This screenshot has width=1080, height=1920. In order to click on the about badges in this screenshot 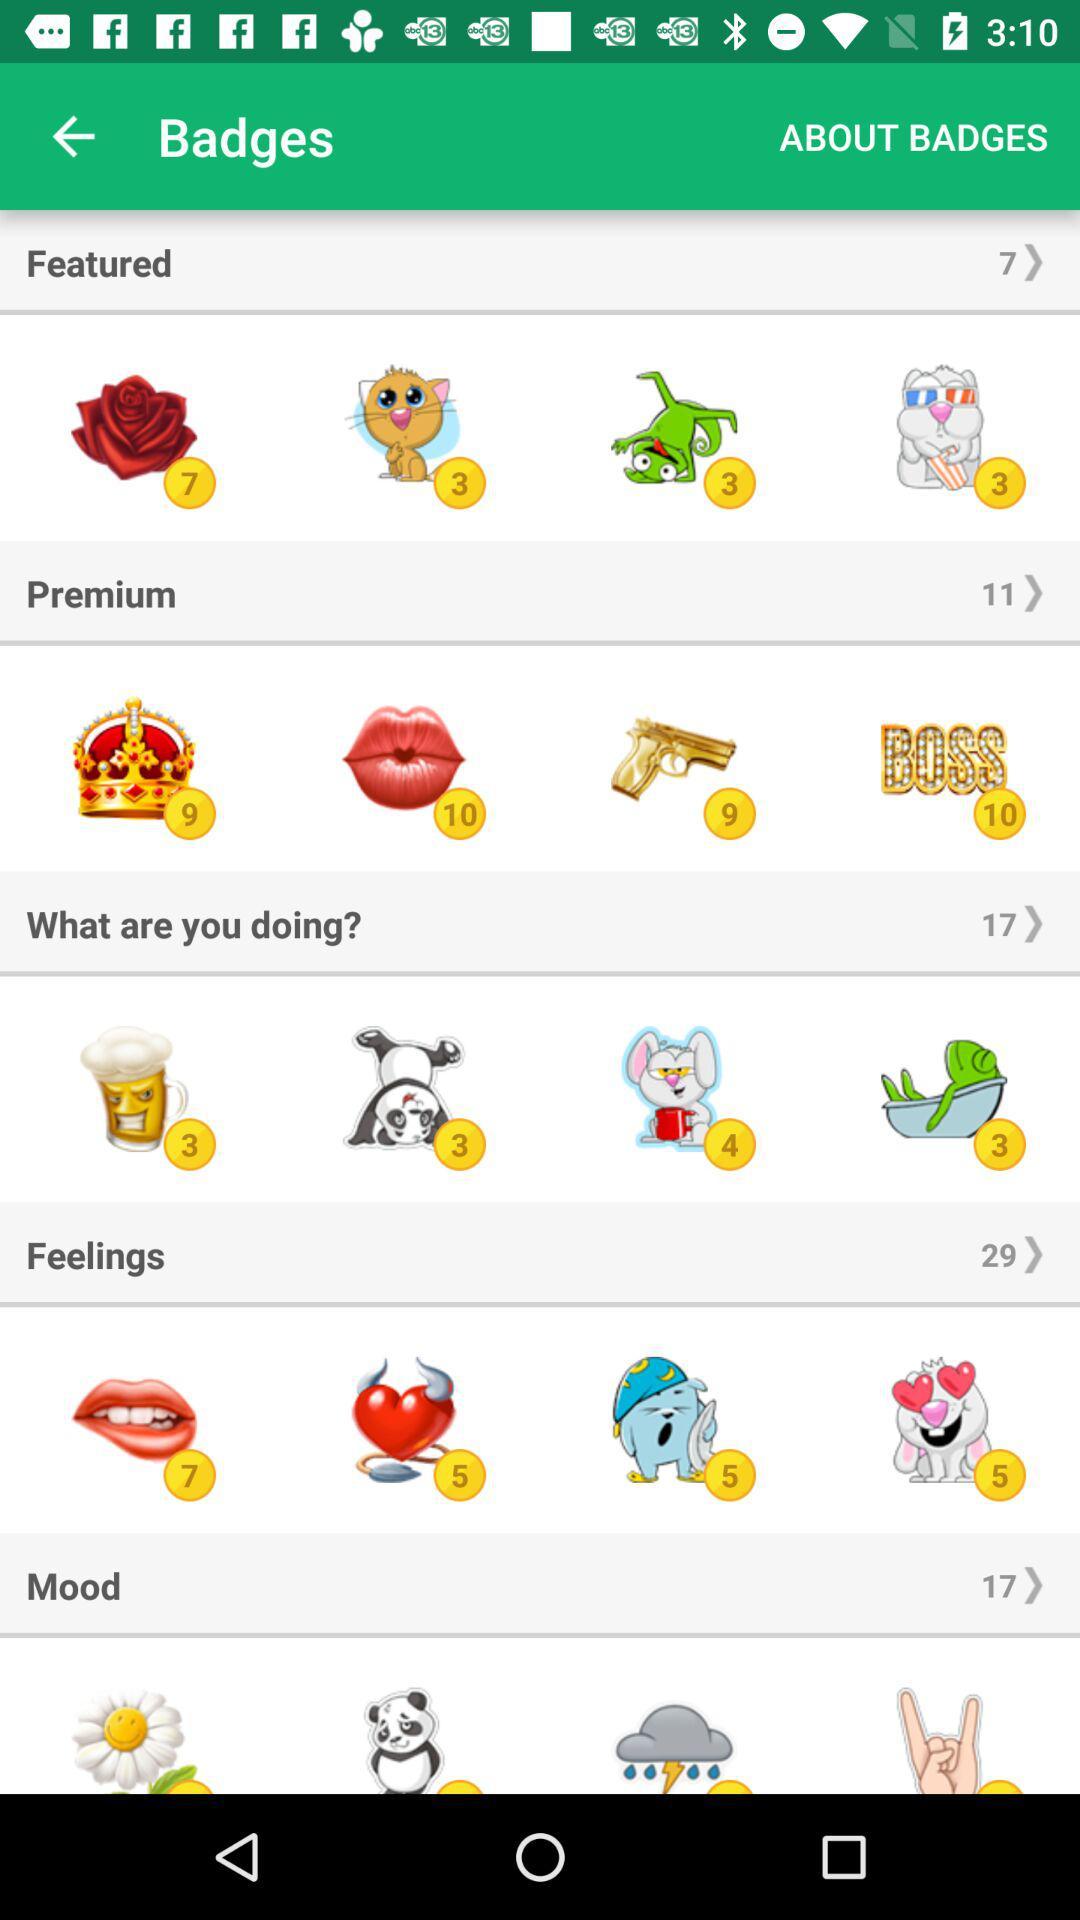, I will do `click(913, 135)`.